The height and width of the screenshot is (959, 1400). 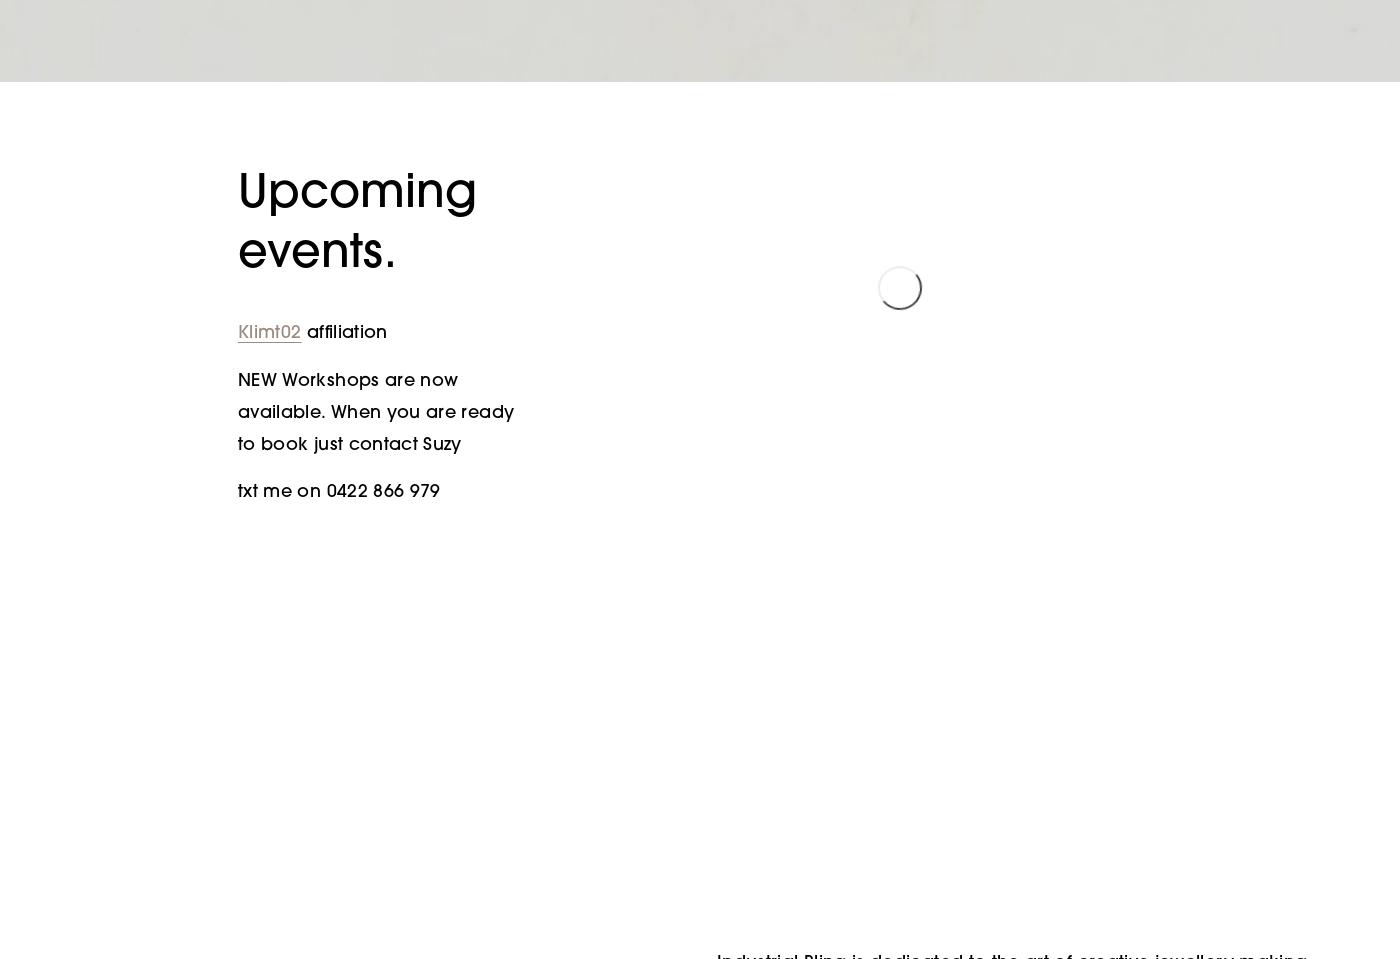 I want to click on '22', so click(x=898, y=524).